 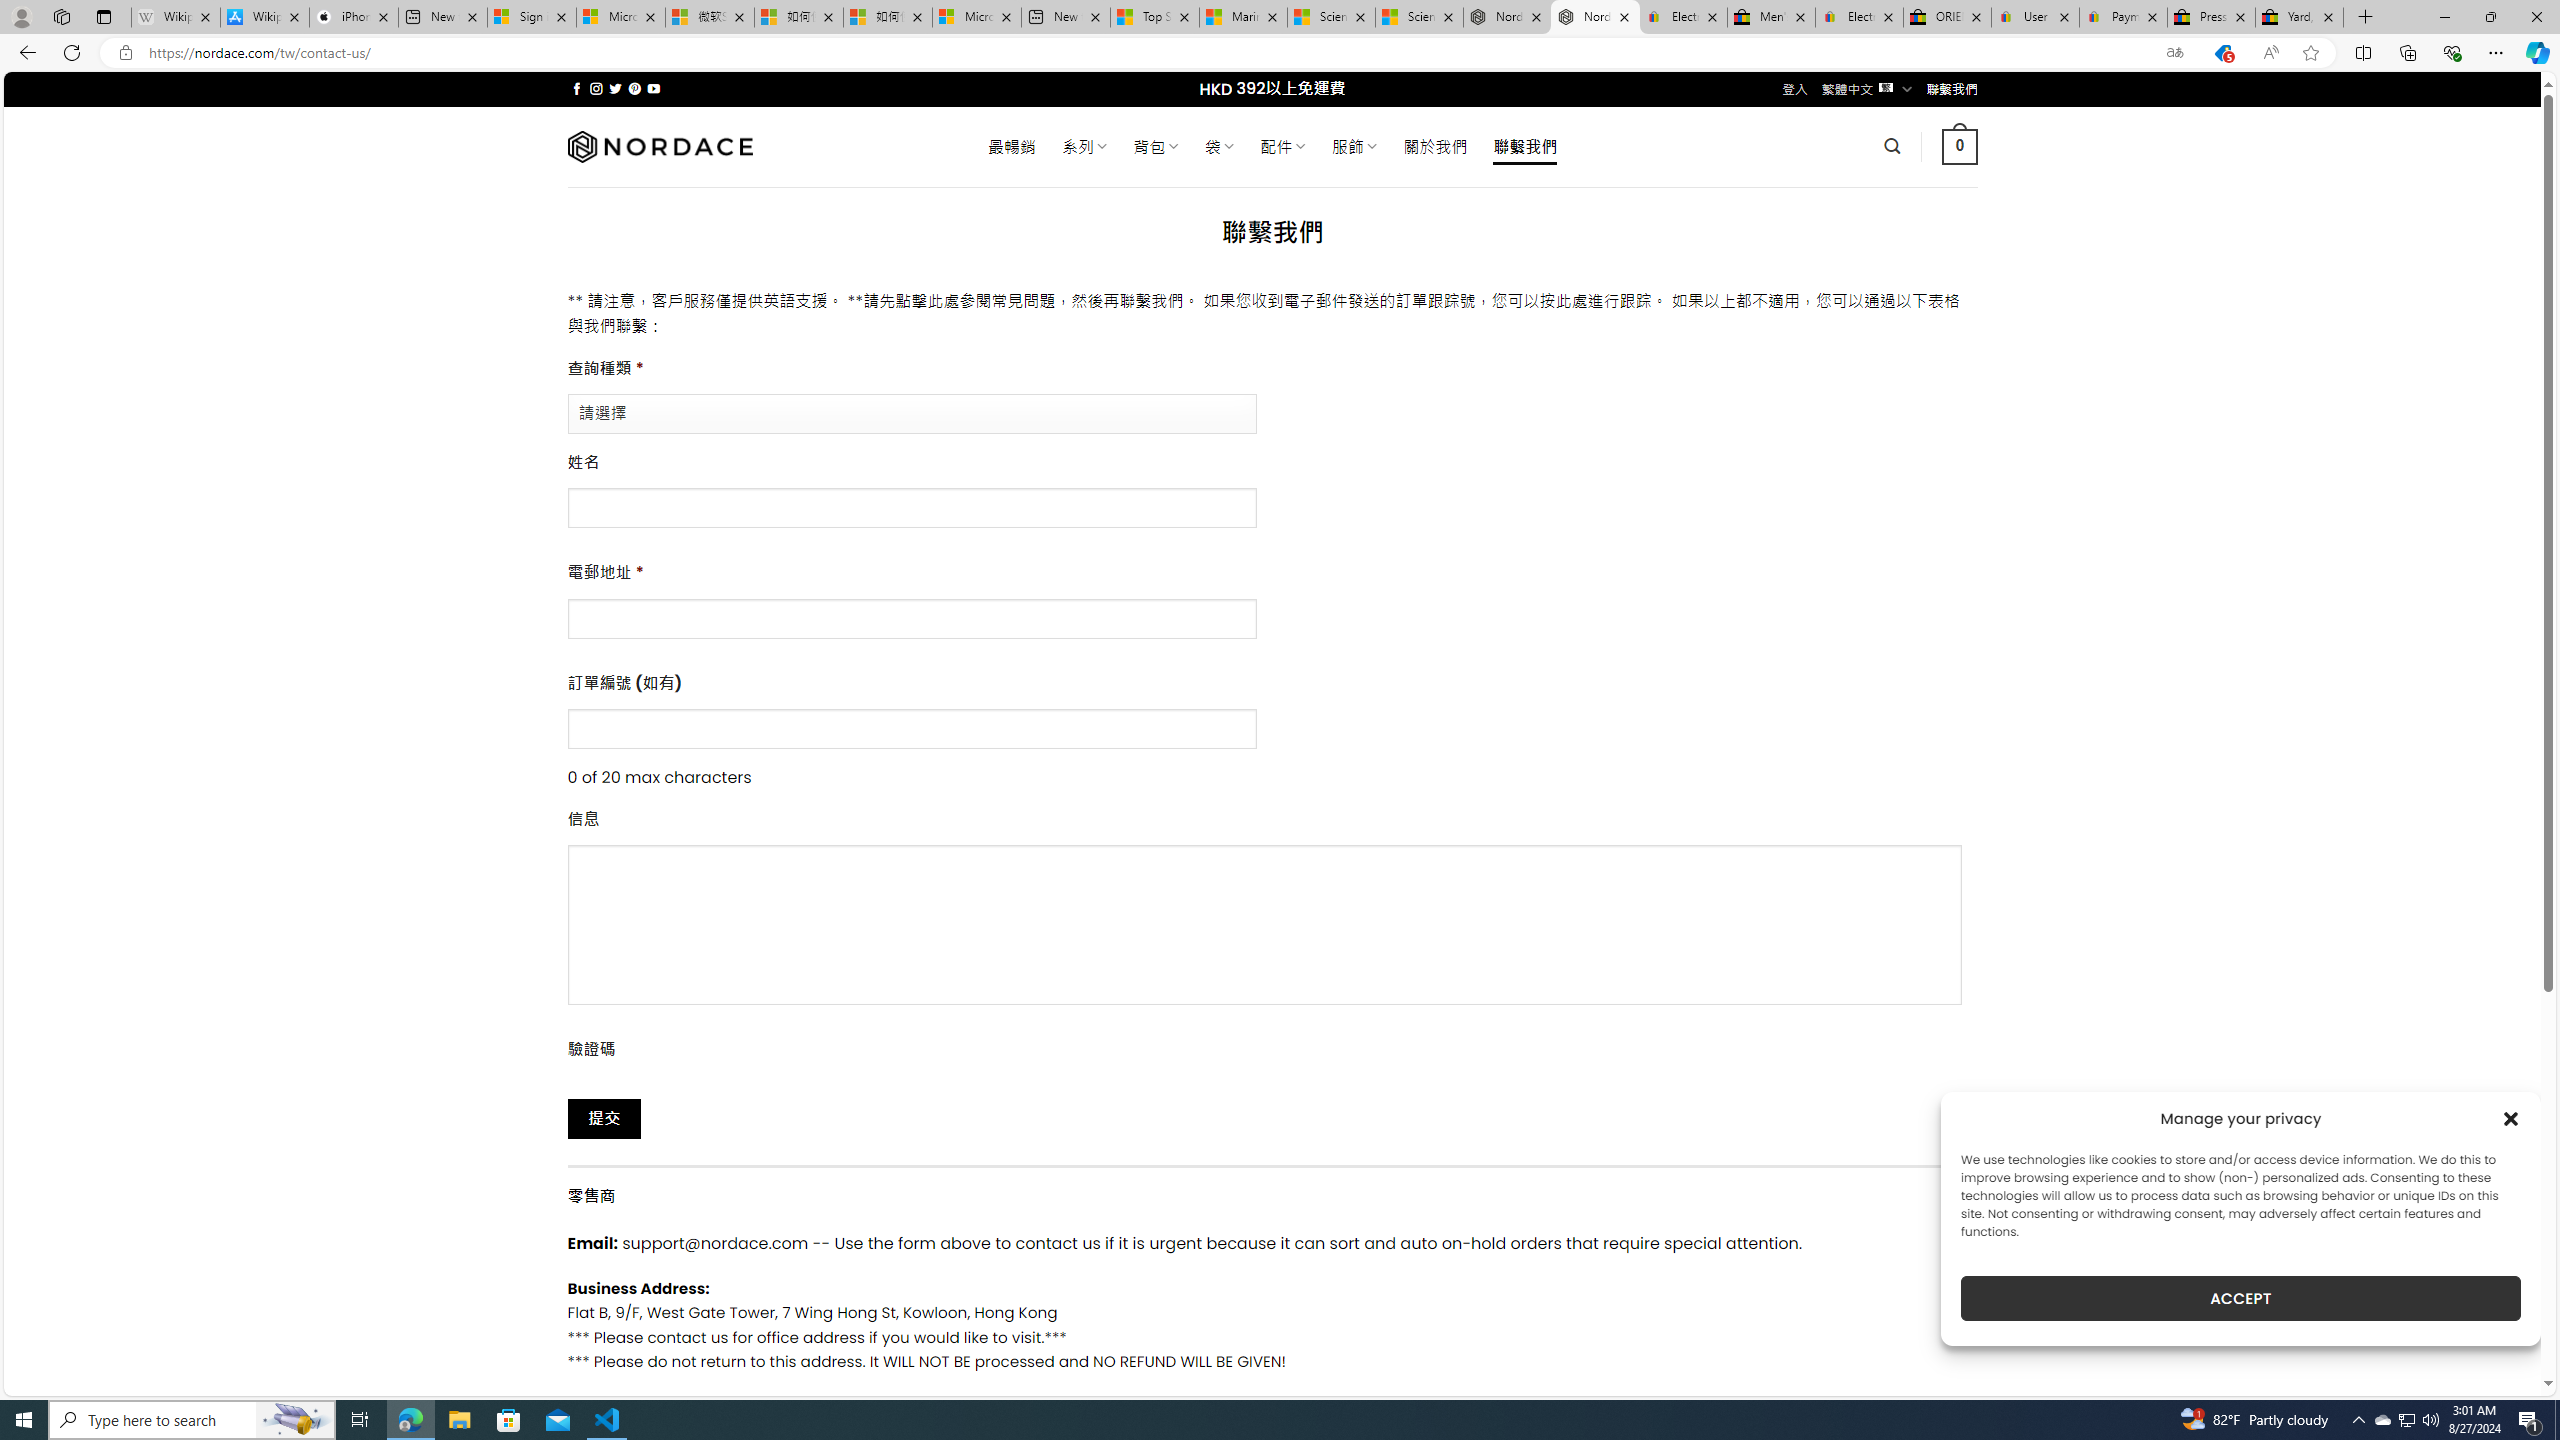 I want to click on 'Follow on Facebook', so click(x=576, y=88).